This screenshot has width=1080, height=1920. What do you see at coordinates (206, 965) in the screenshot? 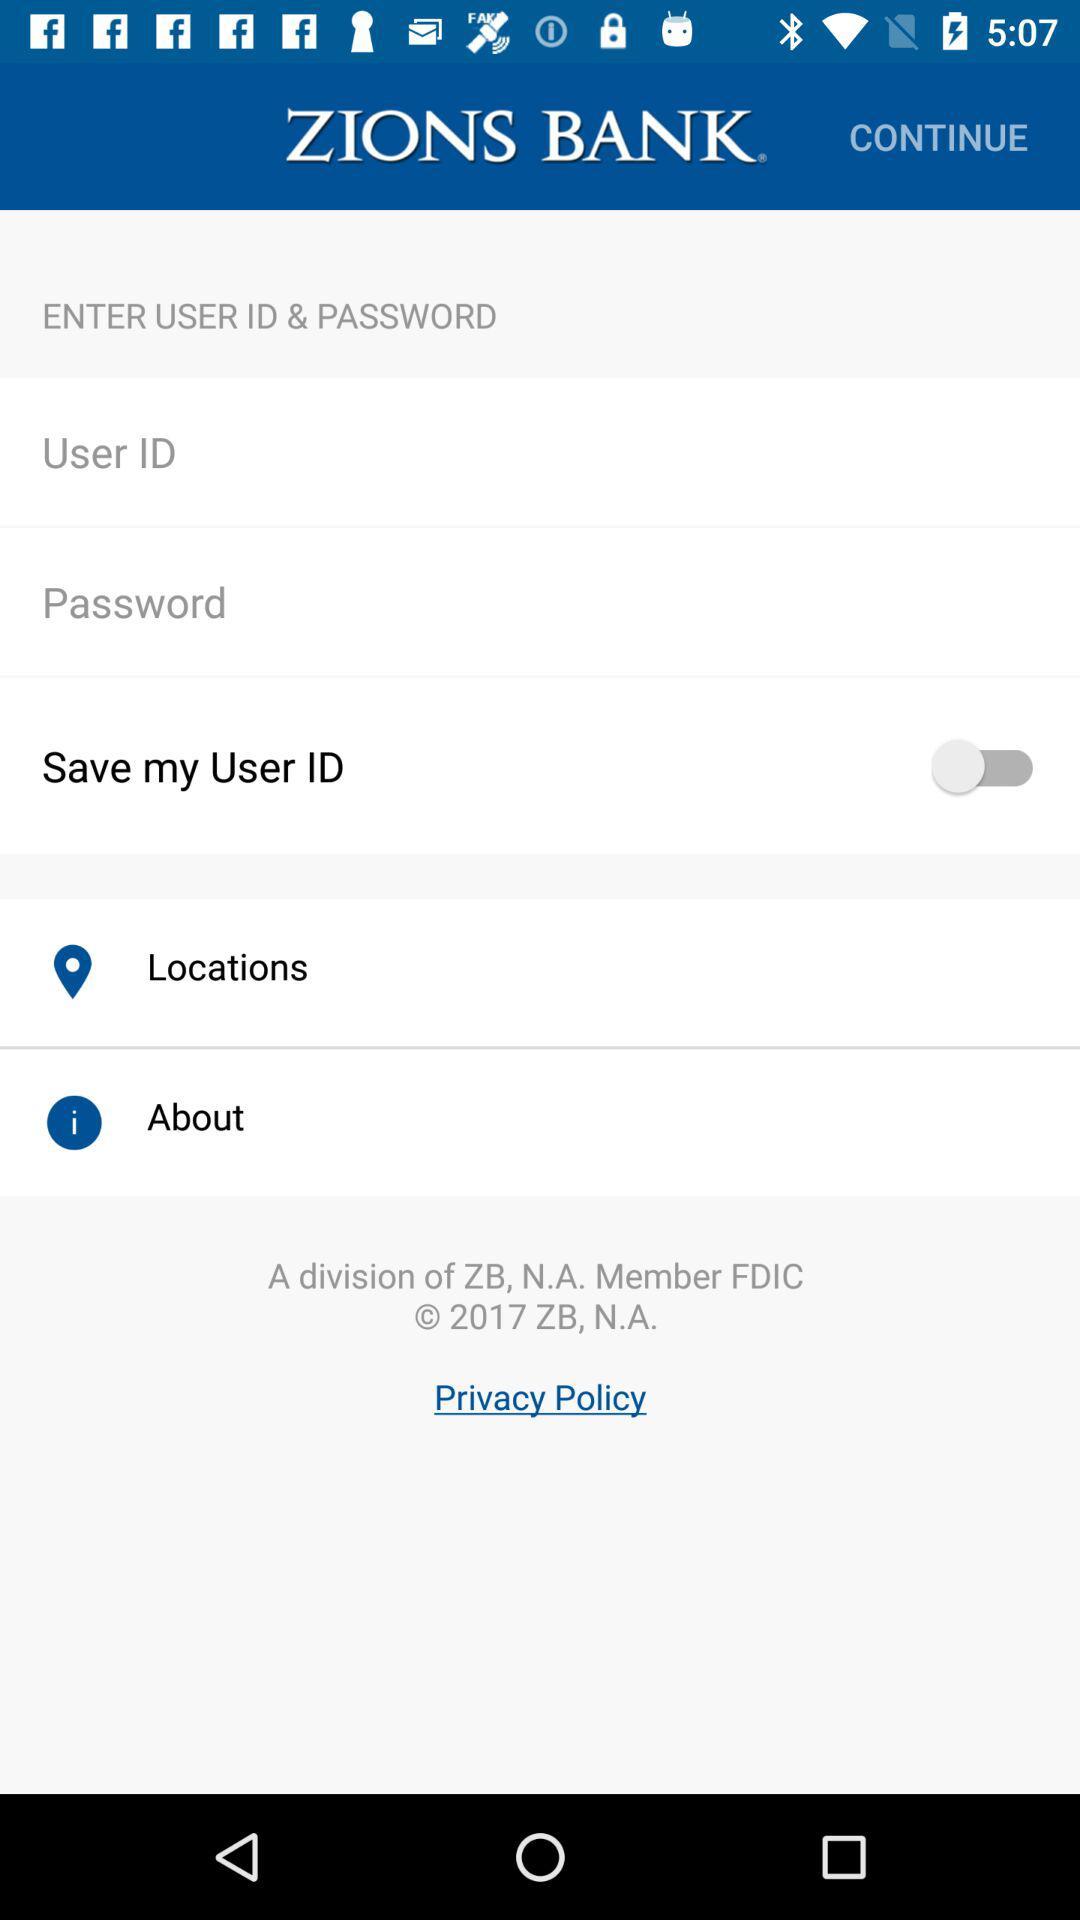
I see `locations app` at bounding box center [206, 965].